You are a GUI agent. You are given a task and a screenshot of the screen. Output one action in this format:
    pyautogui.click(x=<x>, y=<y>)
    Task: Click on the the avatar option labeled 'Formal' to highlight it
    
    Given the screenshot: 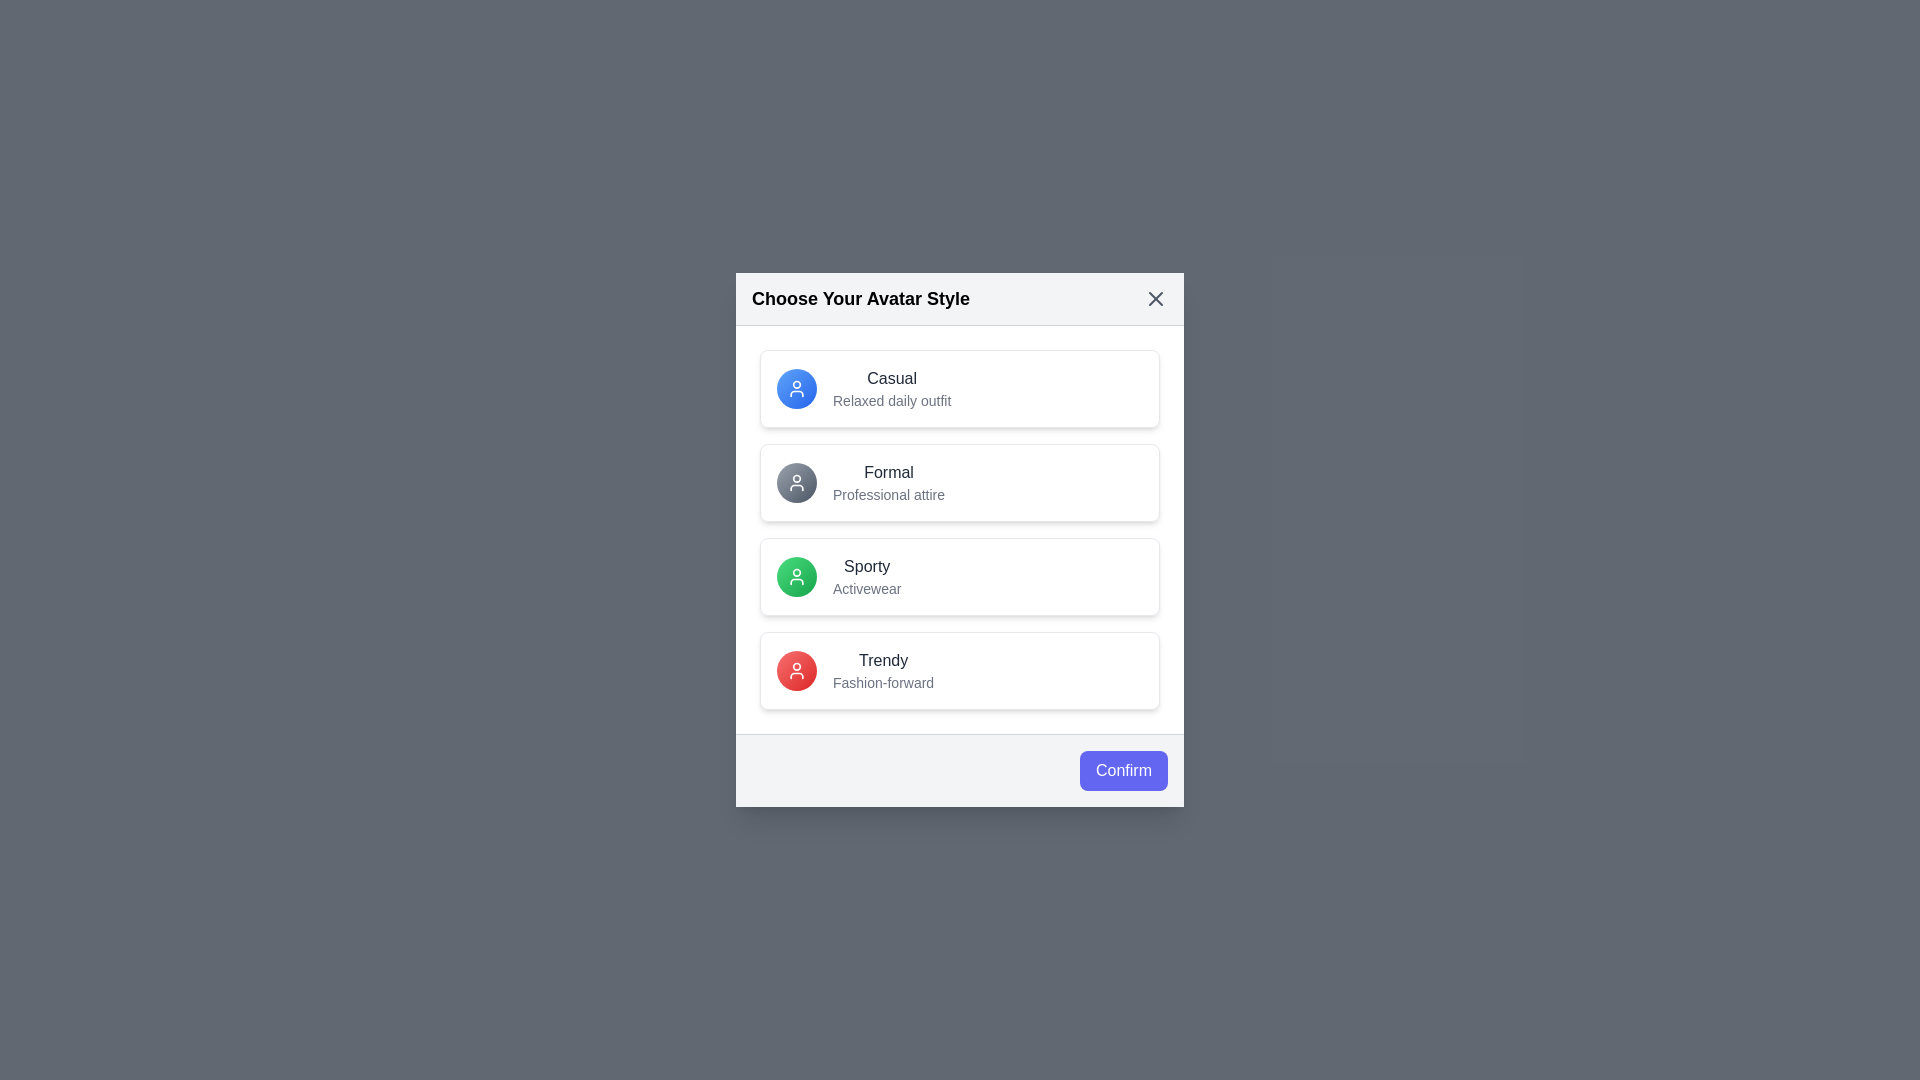 What is the action you would take?
    pyautogui.click(x=960, y=482)
    